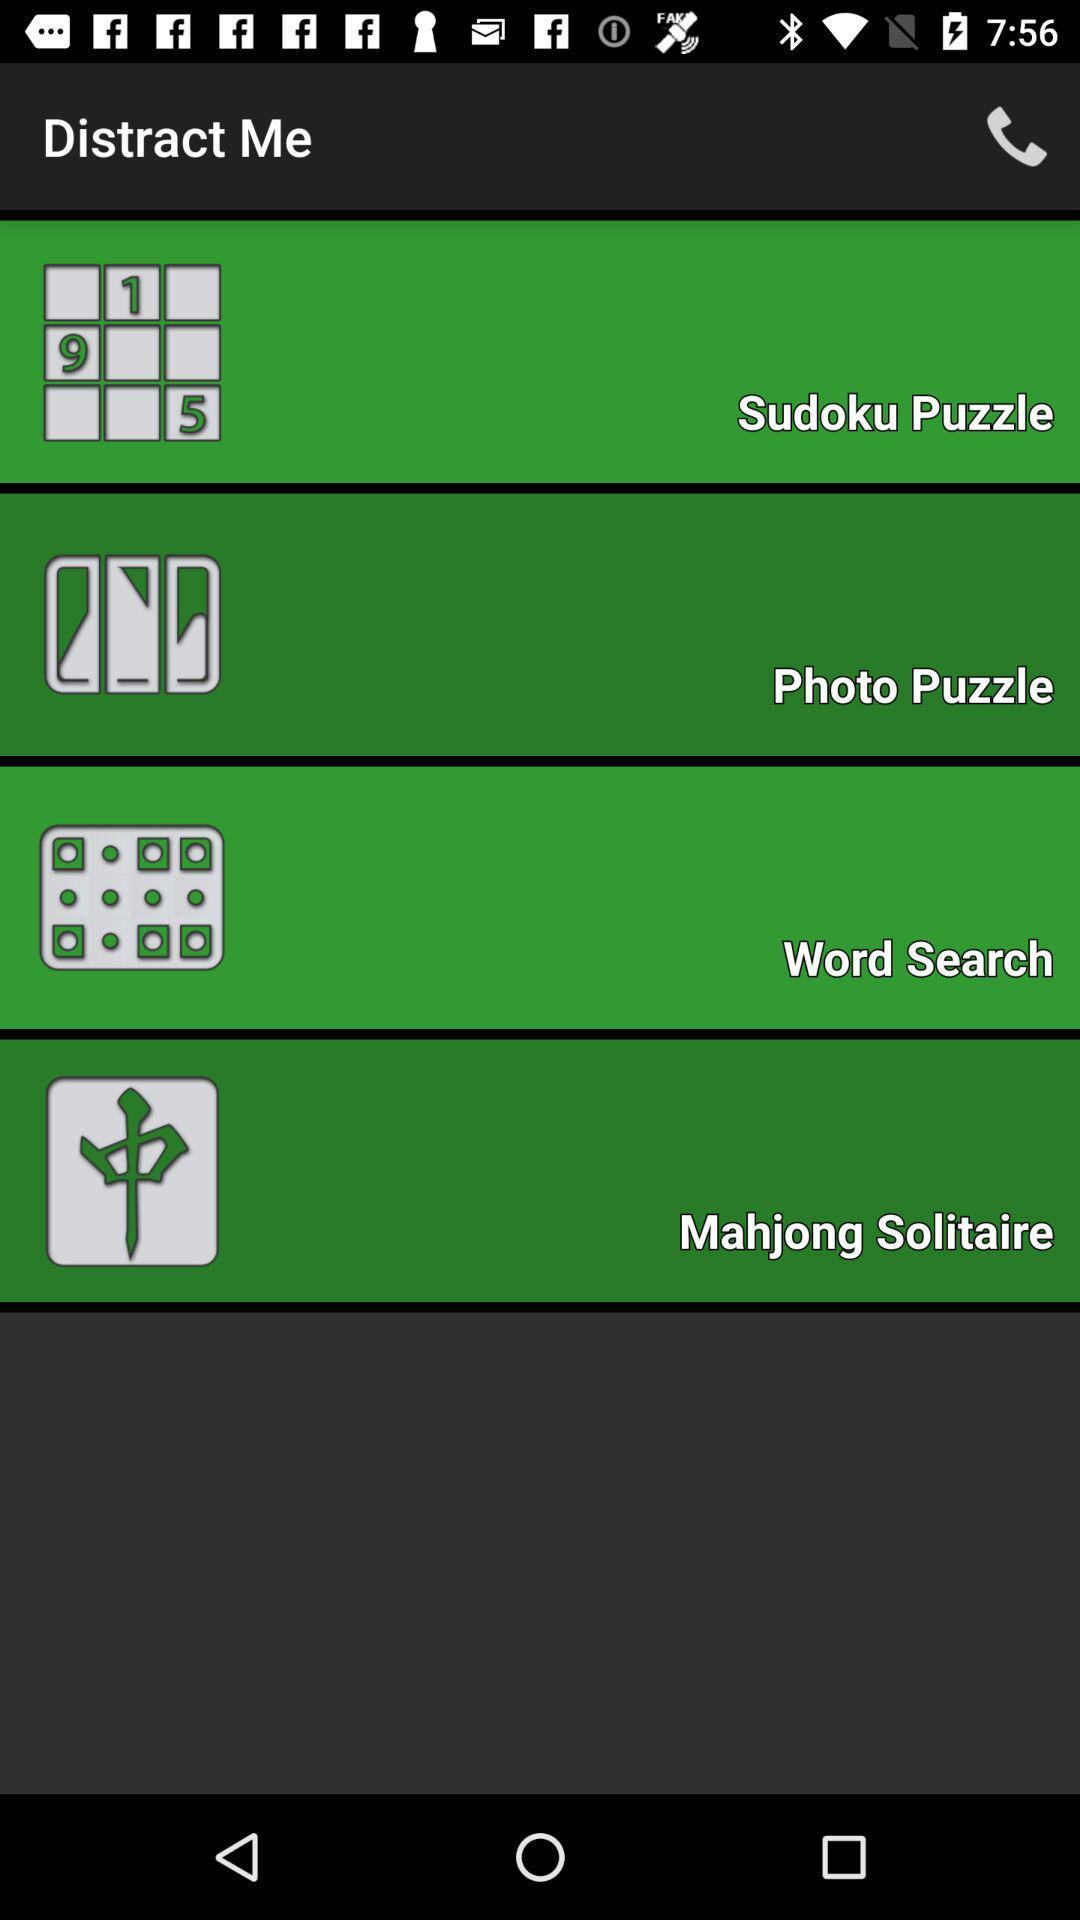  What do you see at coordinates (928, 964) in the screenshot?
I see `word search icon` at bounding box center [928, 964].